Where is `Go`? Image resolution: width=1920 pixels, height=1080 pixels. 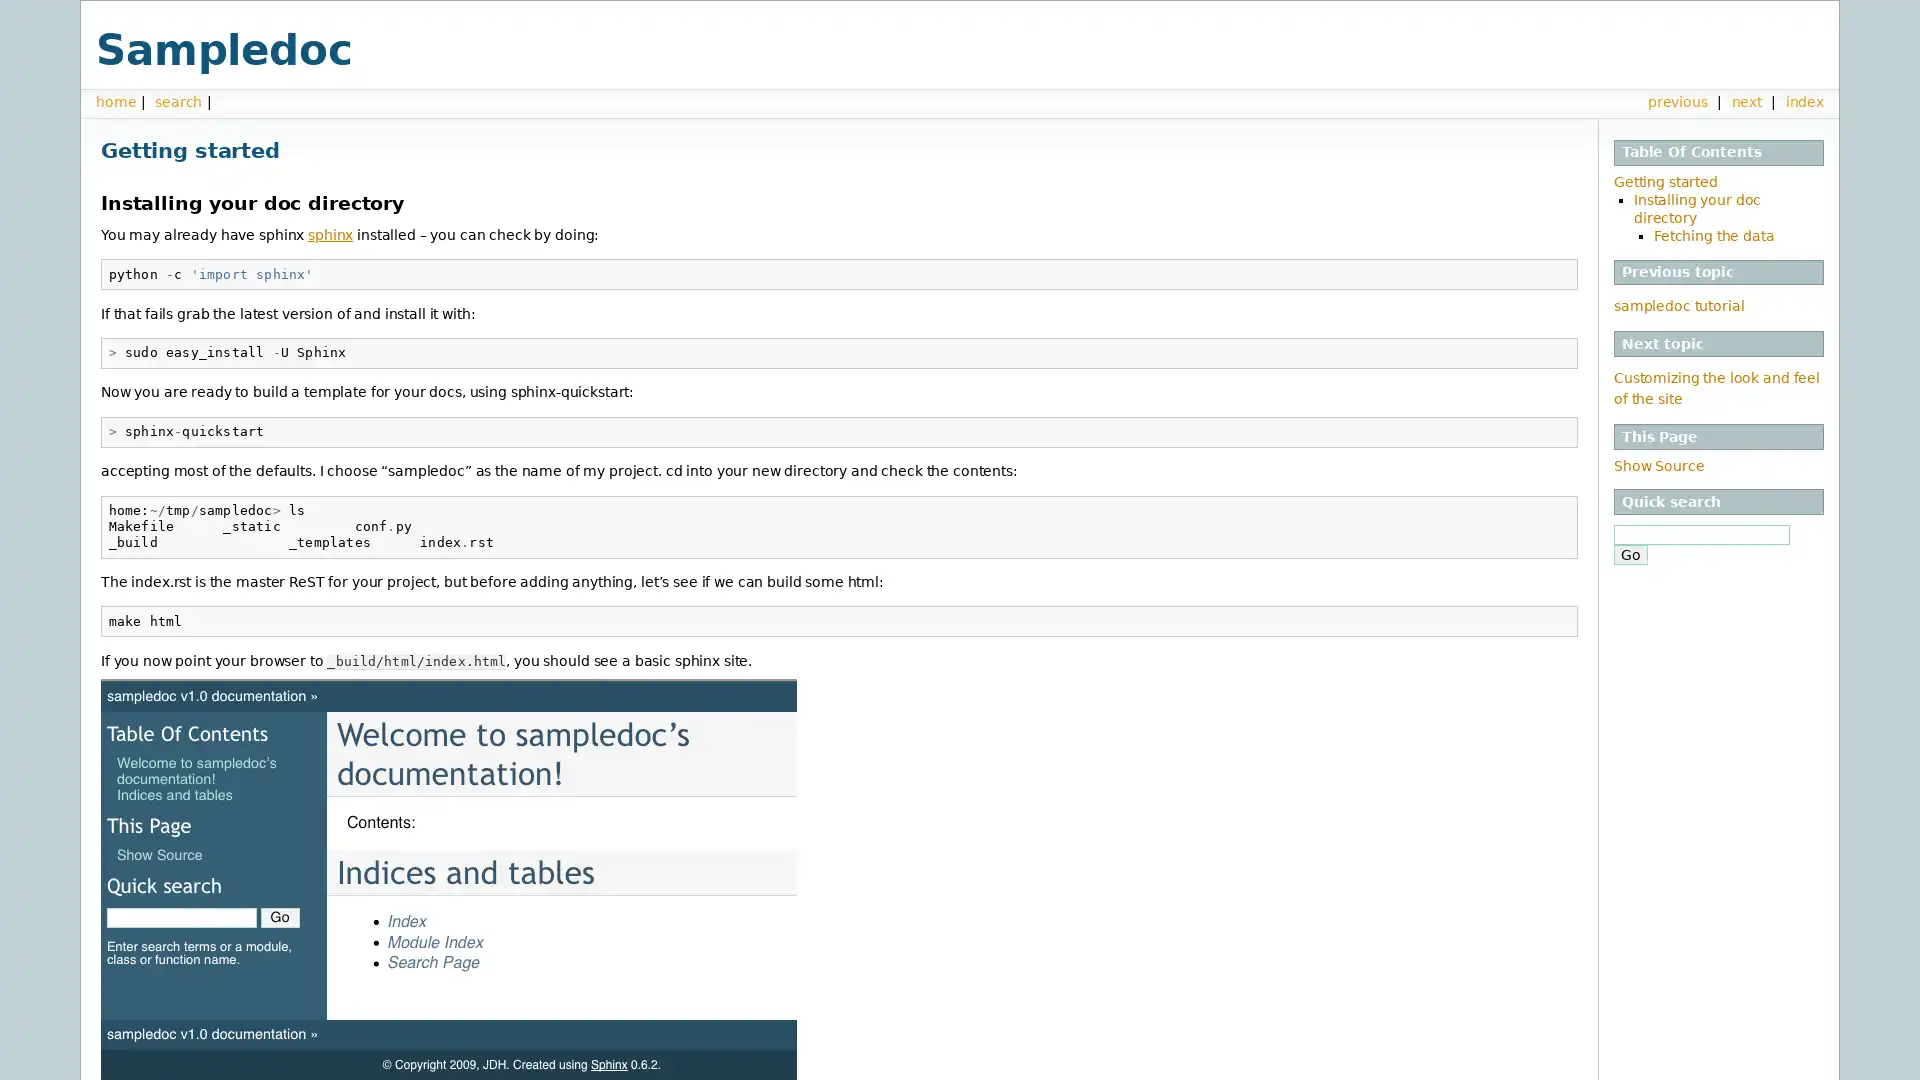
Go is located at coordinates (1631, 555).